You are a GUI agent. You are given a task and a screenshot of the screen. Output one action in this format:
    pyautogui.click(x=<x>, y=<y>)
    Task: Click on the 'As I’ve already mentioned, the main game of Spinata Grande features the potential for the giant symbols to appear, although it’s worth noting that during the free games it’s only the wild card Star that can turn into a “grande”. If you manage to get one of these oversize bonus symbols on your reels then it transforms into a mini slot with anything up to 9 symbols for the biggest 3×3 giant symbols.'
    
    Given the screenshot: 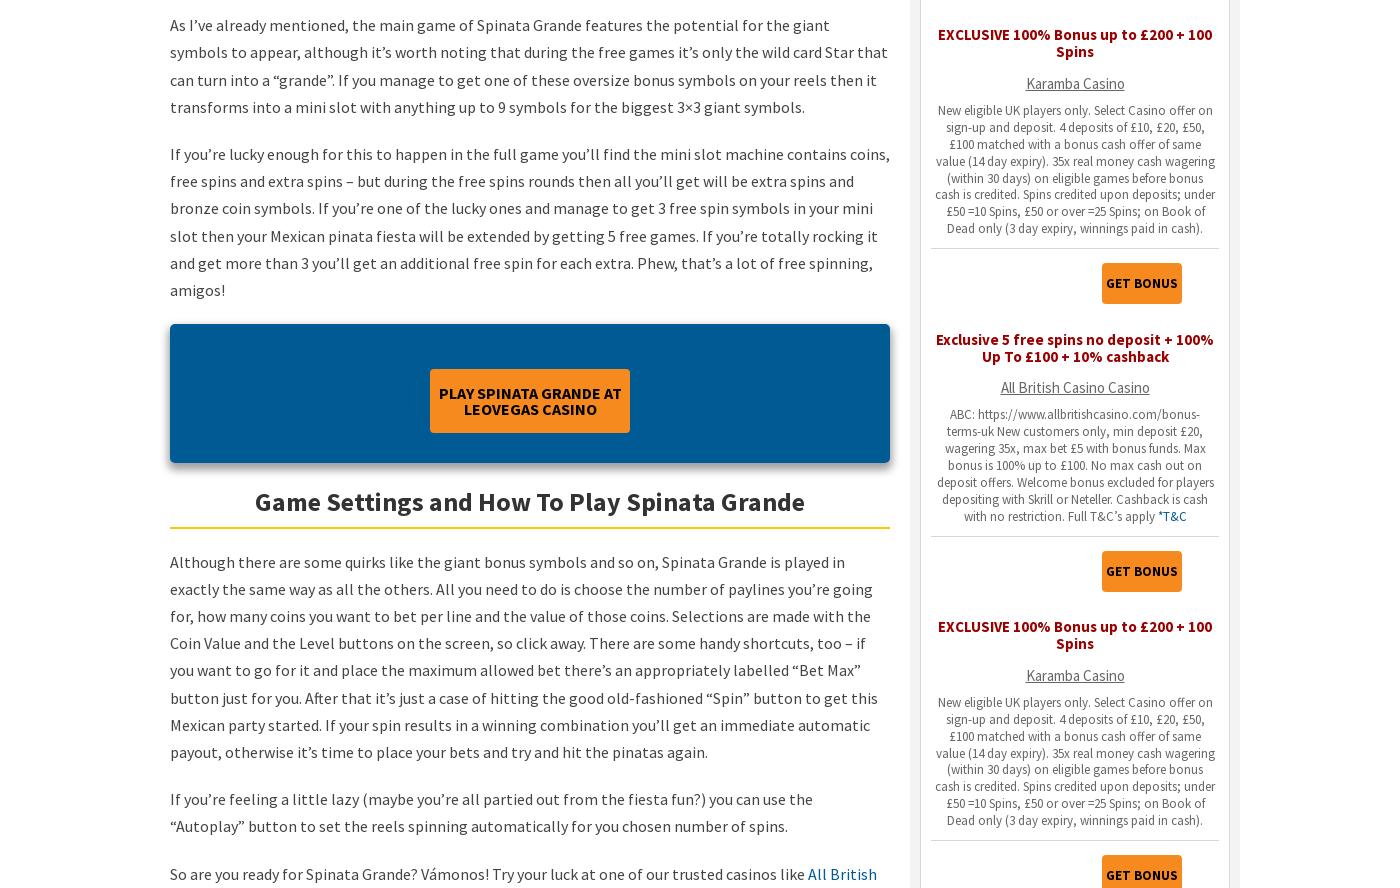 What is the action you would take?
    pyautogui.click(x=529, y=64)
    